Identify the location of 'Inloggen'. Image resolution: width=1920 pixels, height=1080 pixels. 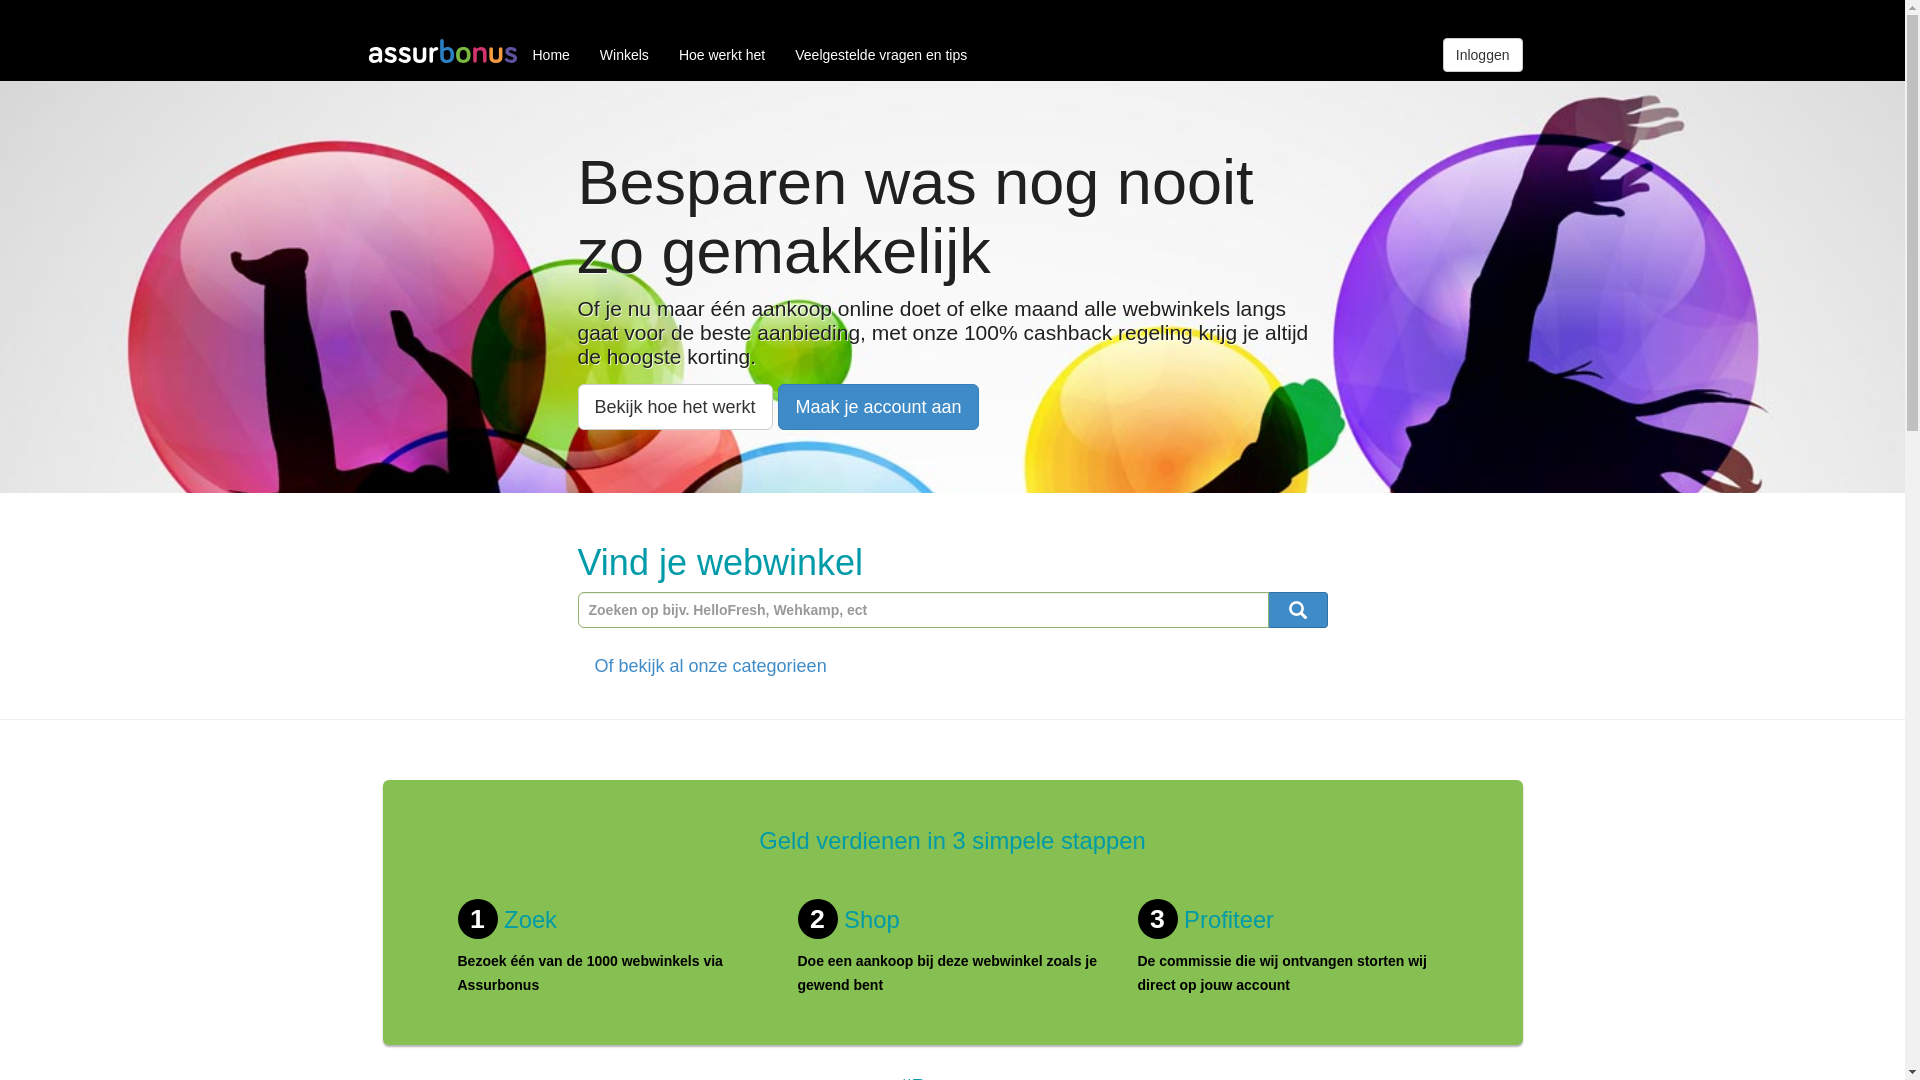
(1483, 53).